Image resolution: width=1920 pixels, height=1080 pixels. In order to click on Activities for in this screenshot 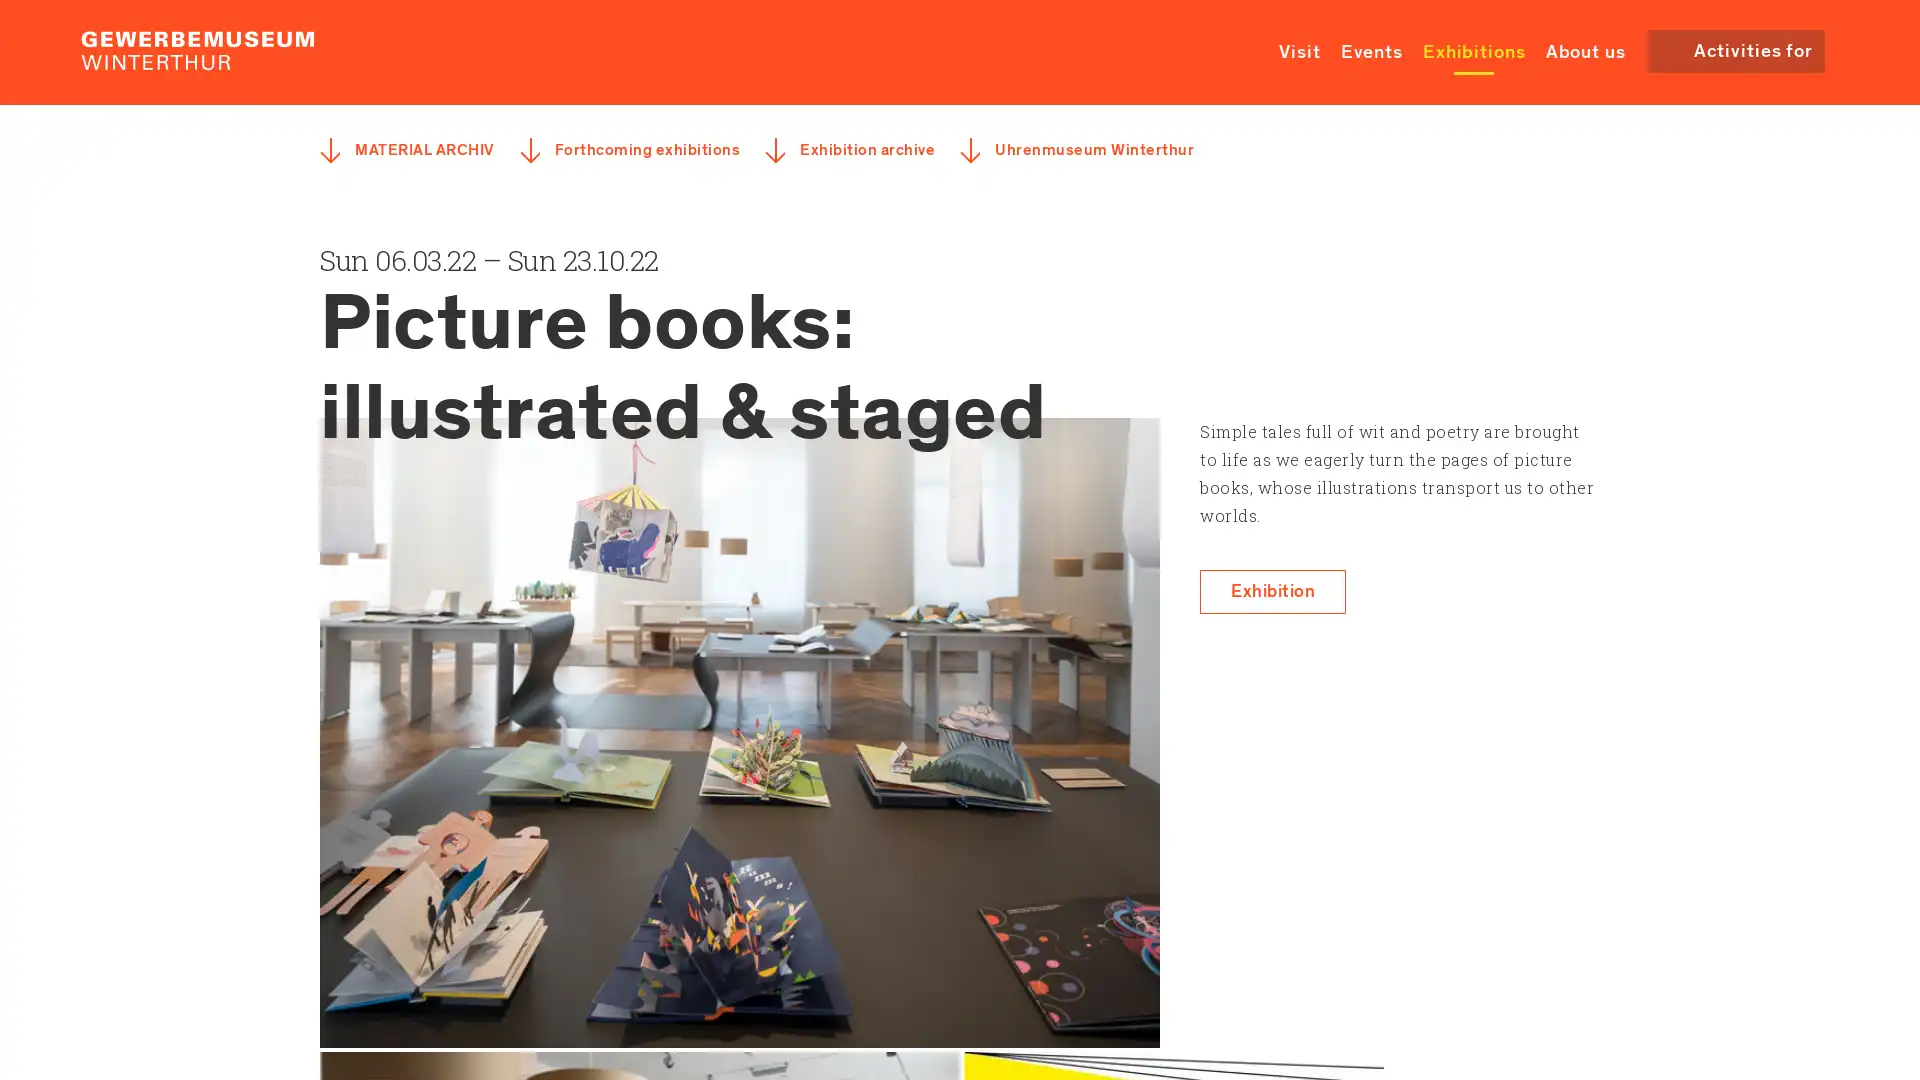, I will do `click(1735, 50)`.